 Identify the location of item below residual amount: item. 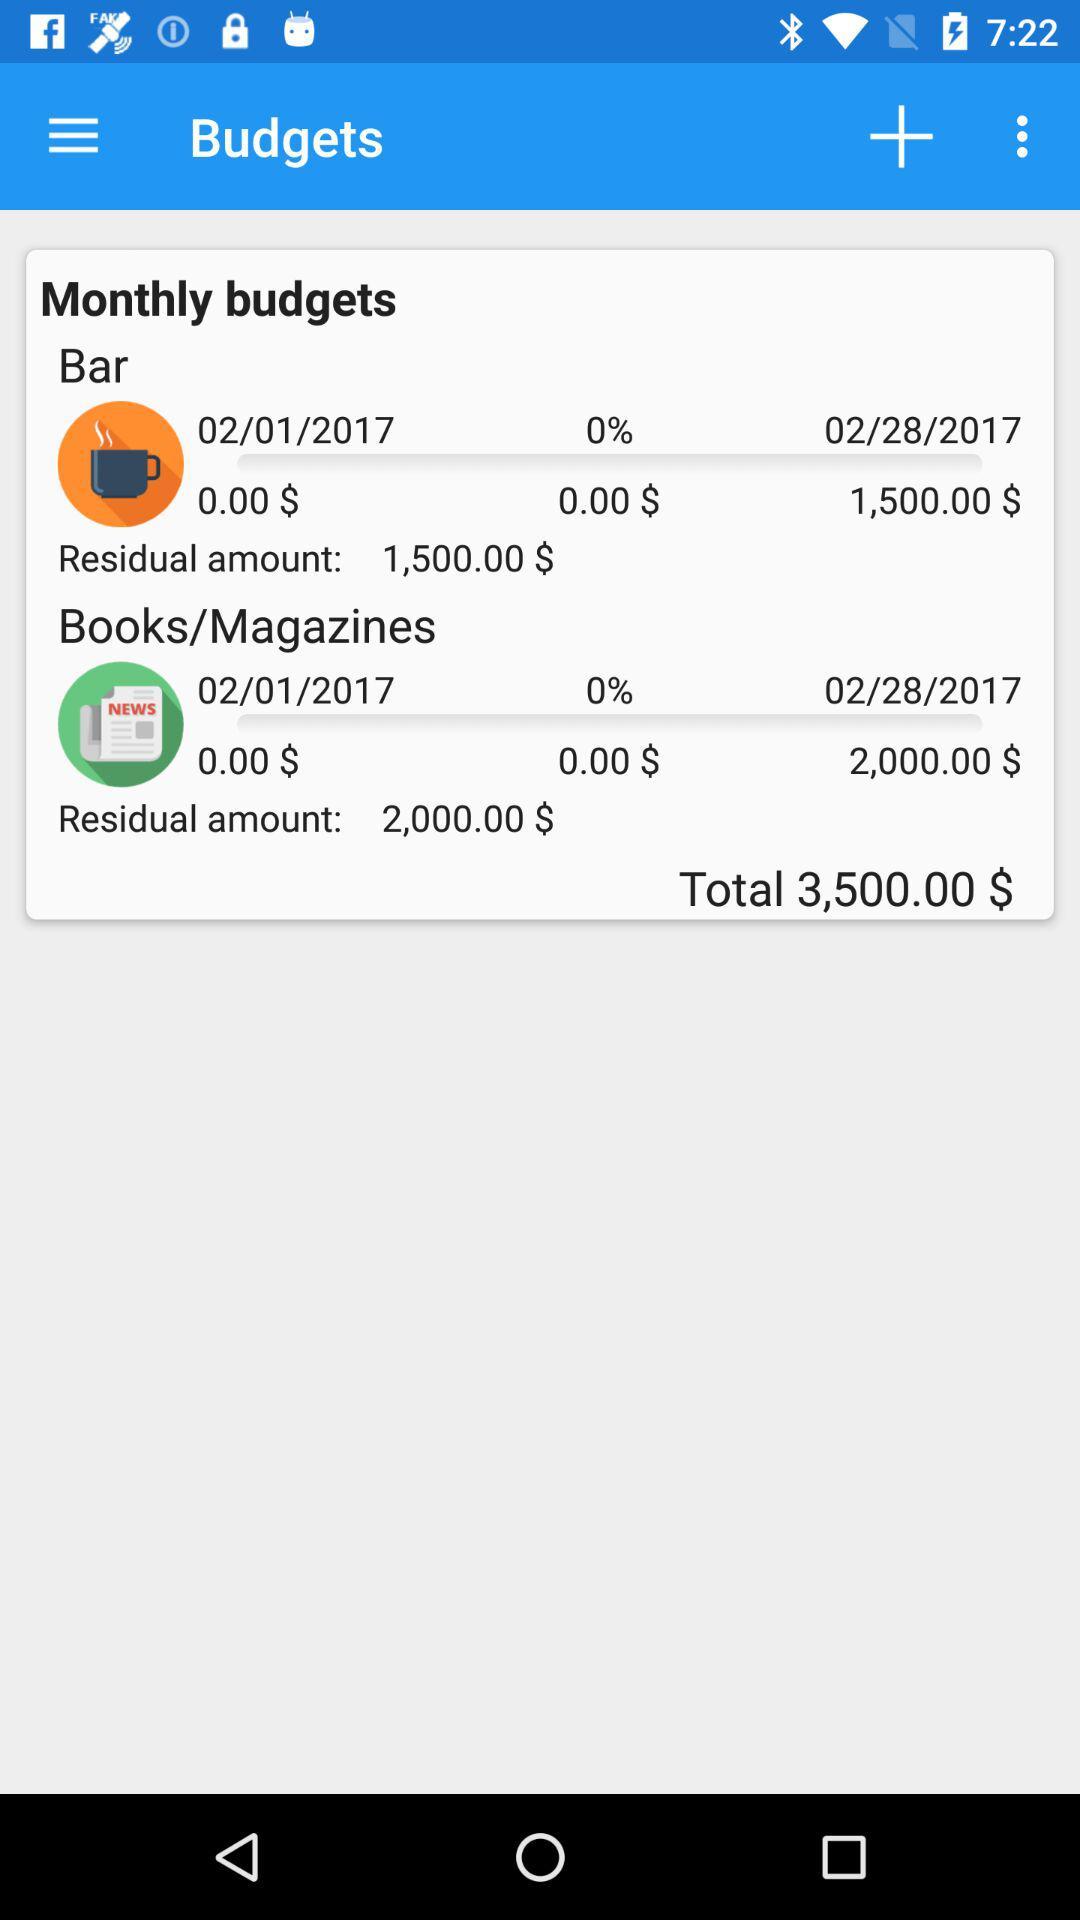
(246, 623).